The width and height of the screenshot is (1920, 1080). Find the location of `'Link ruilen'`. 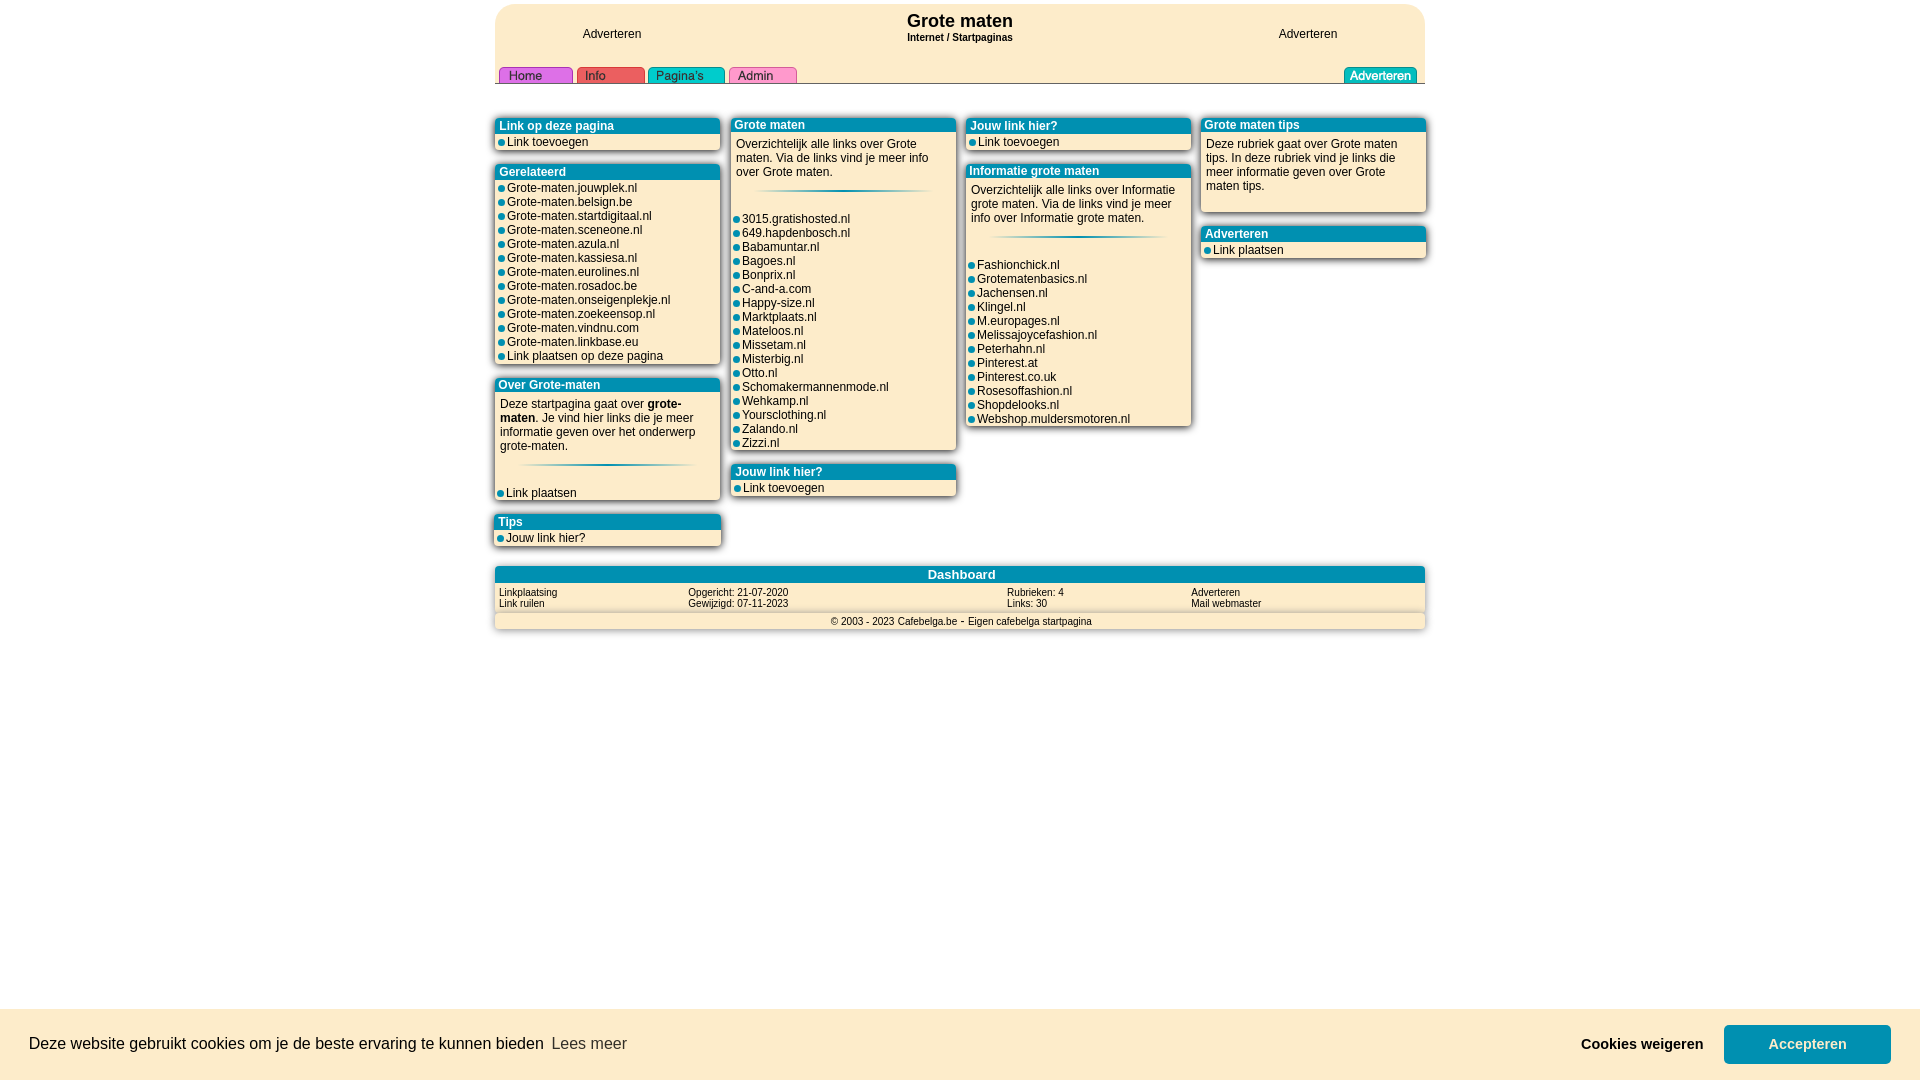

'Link ruilen' is located at coordinates (522, 601).